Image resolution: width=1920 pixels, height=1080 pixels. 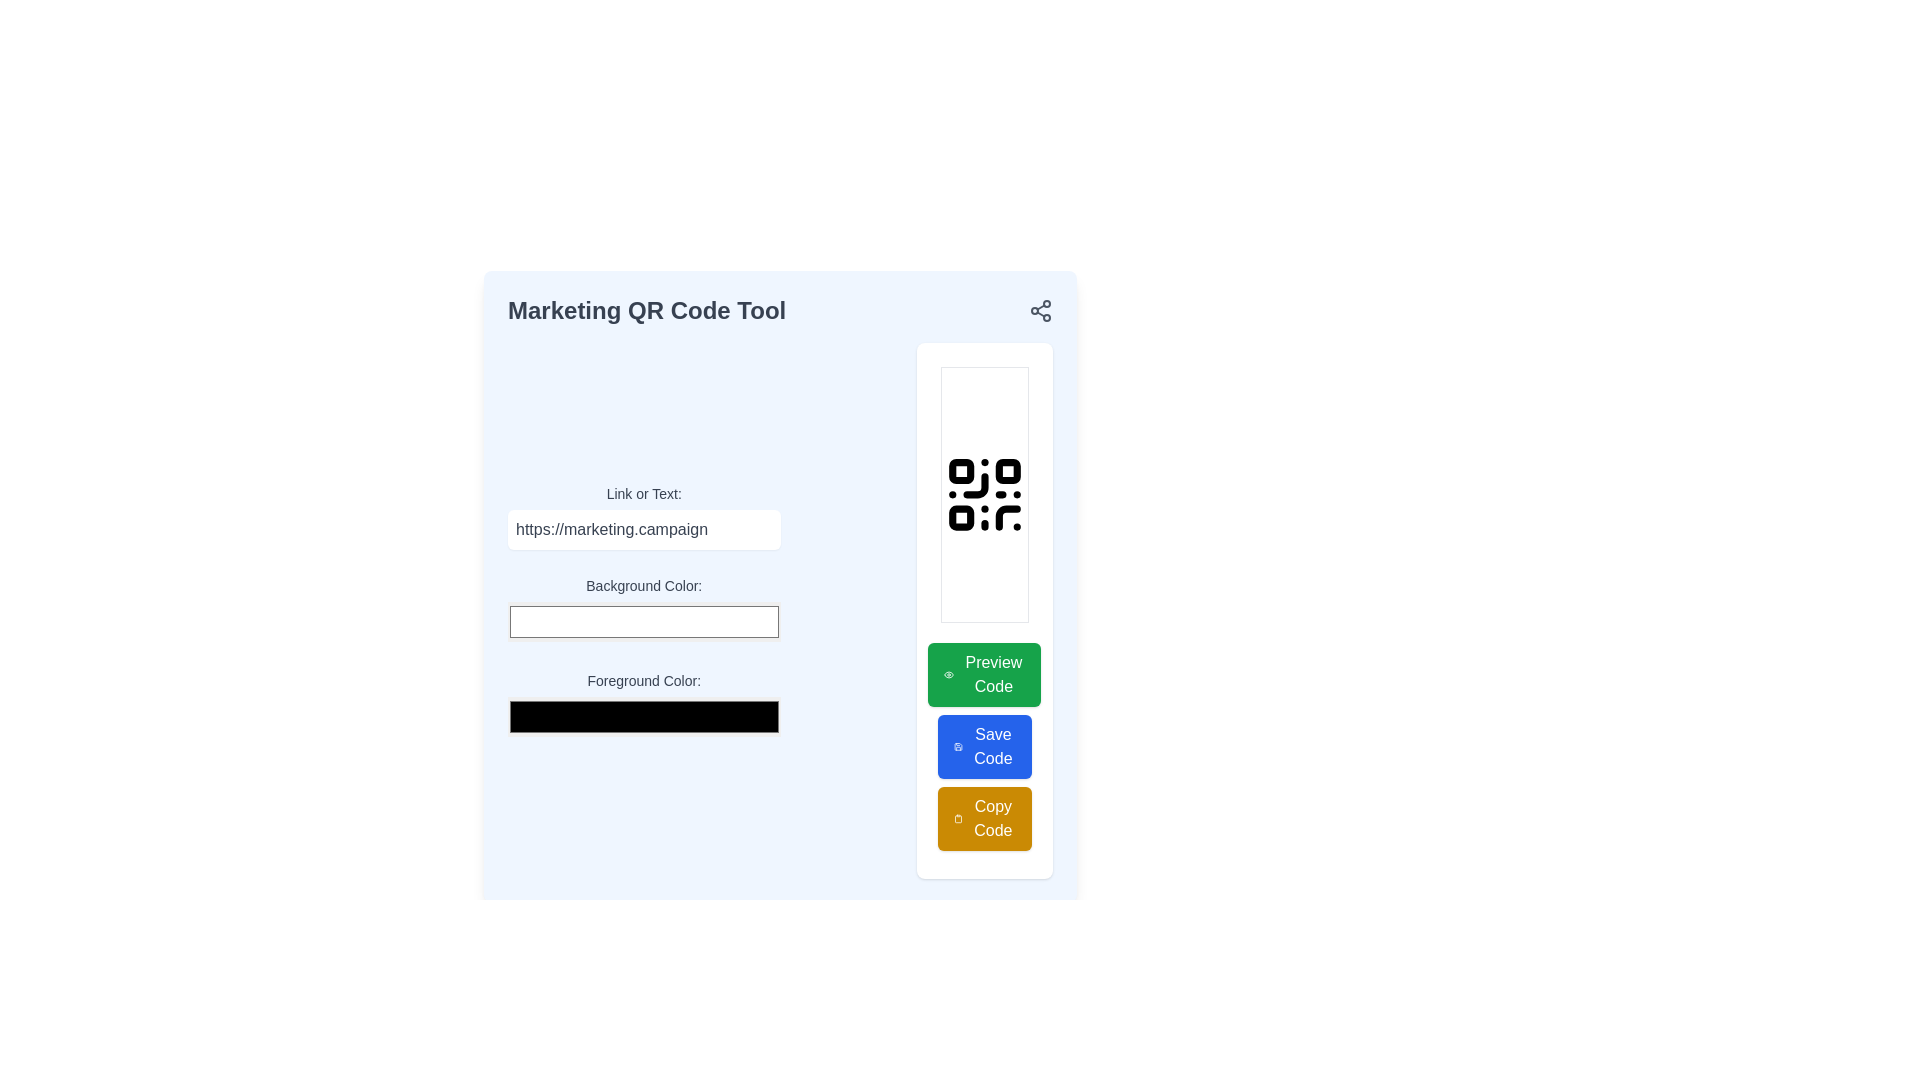 What do you see at coordinates (948, 675) in the screenshot?
I see `the small eye icon with a green background located to the left of the 'Preview Code' text in the green button` at bounding box center [948, 675].